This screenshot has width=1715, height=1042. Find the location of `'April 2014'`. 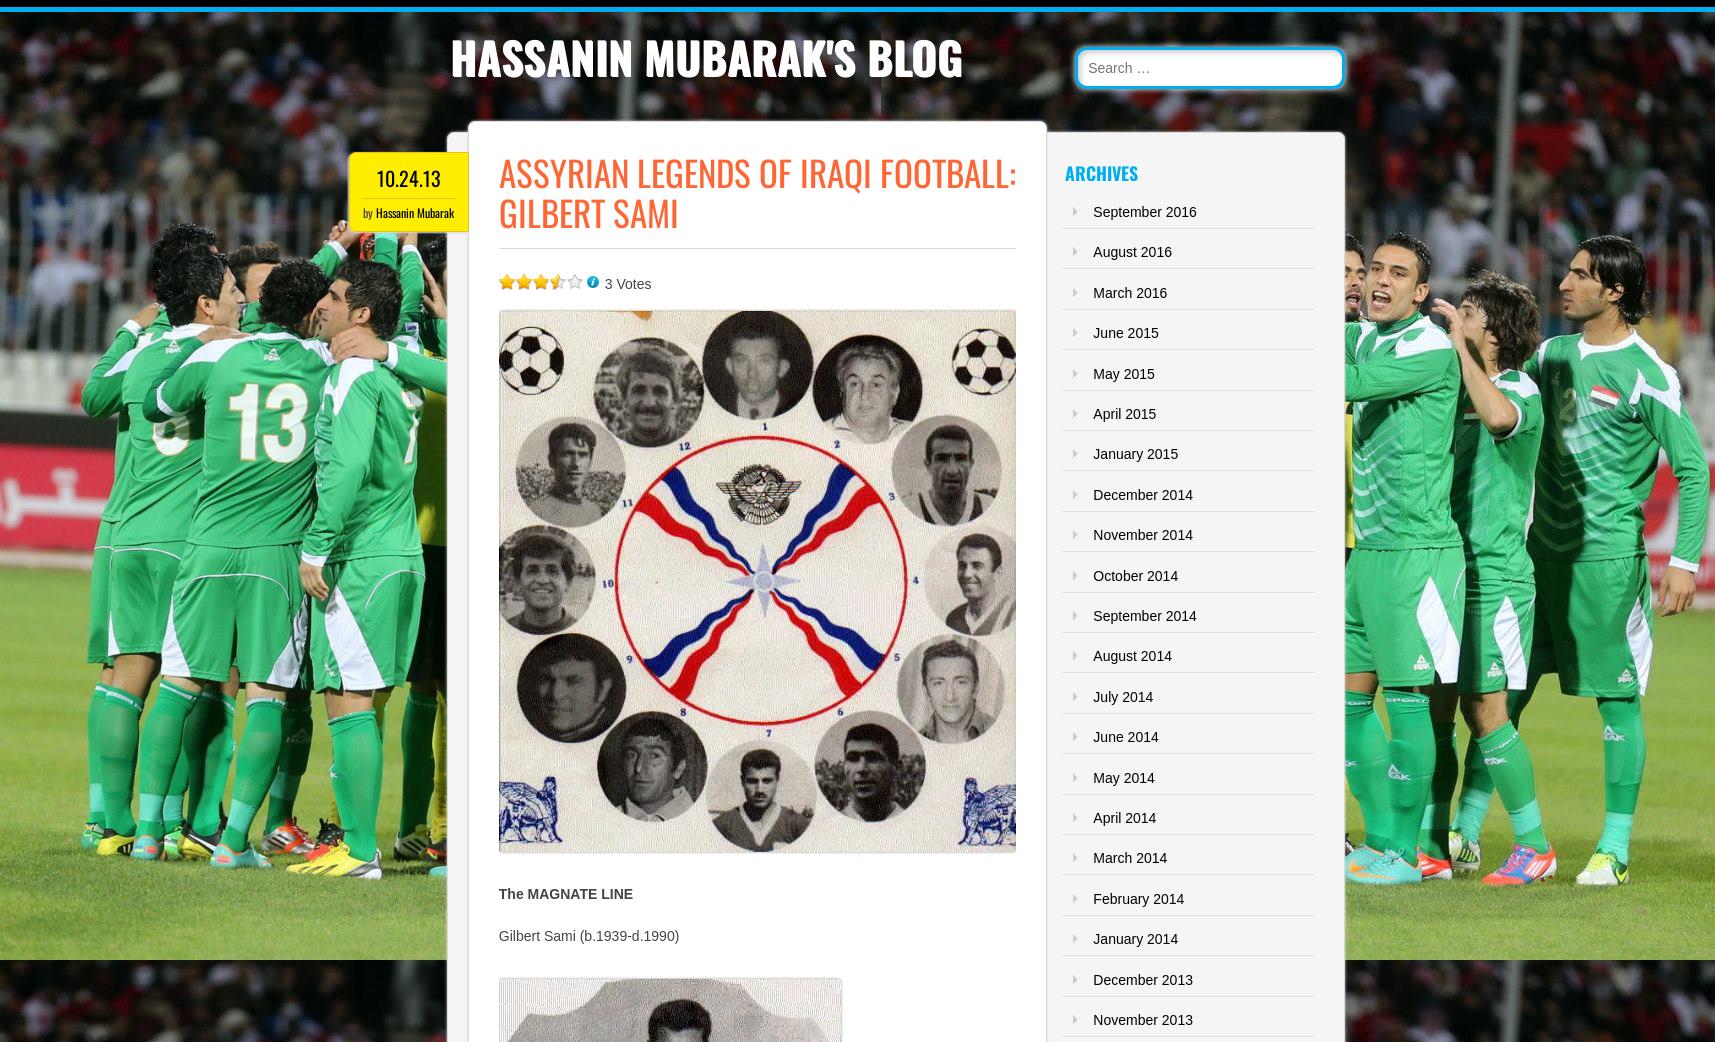

'April 2014' is located at coordinates (1091, 817).